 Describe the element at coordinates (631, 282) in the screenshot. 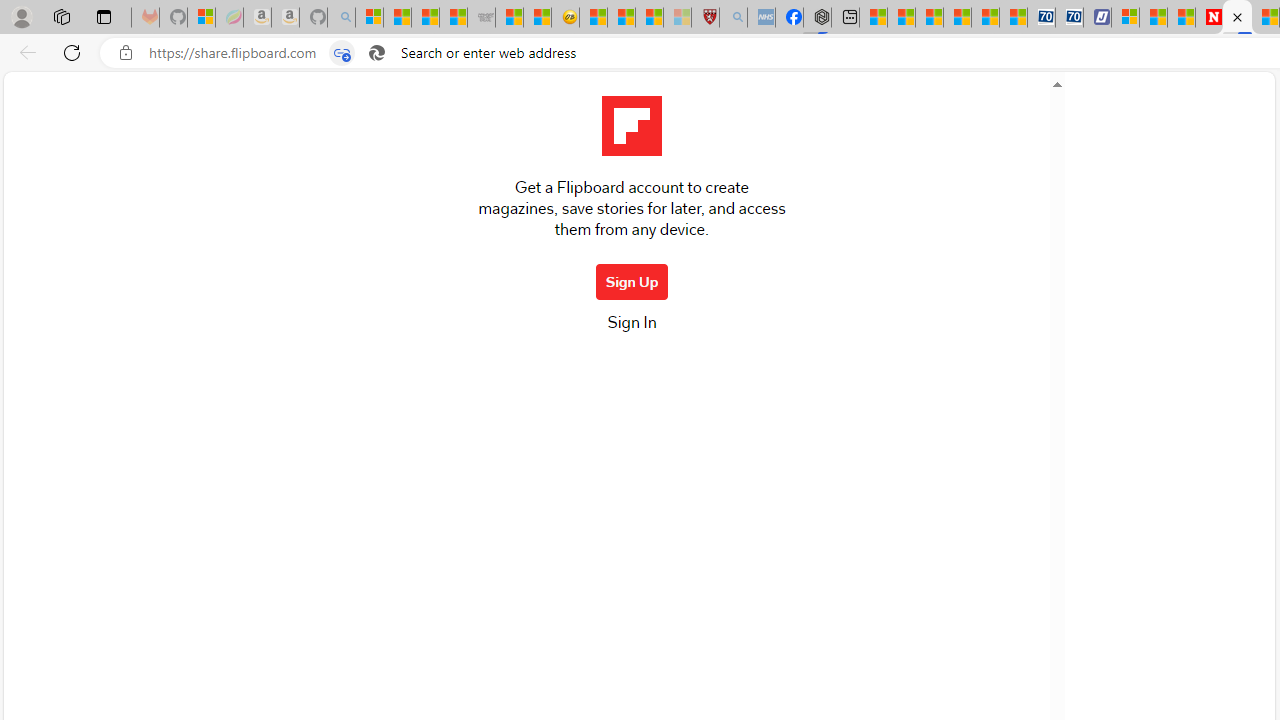

I see `'Sign Up'` at that location.